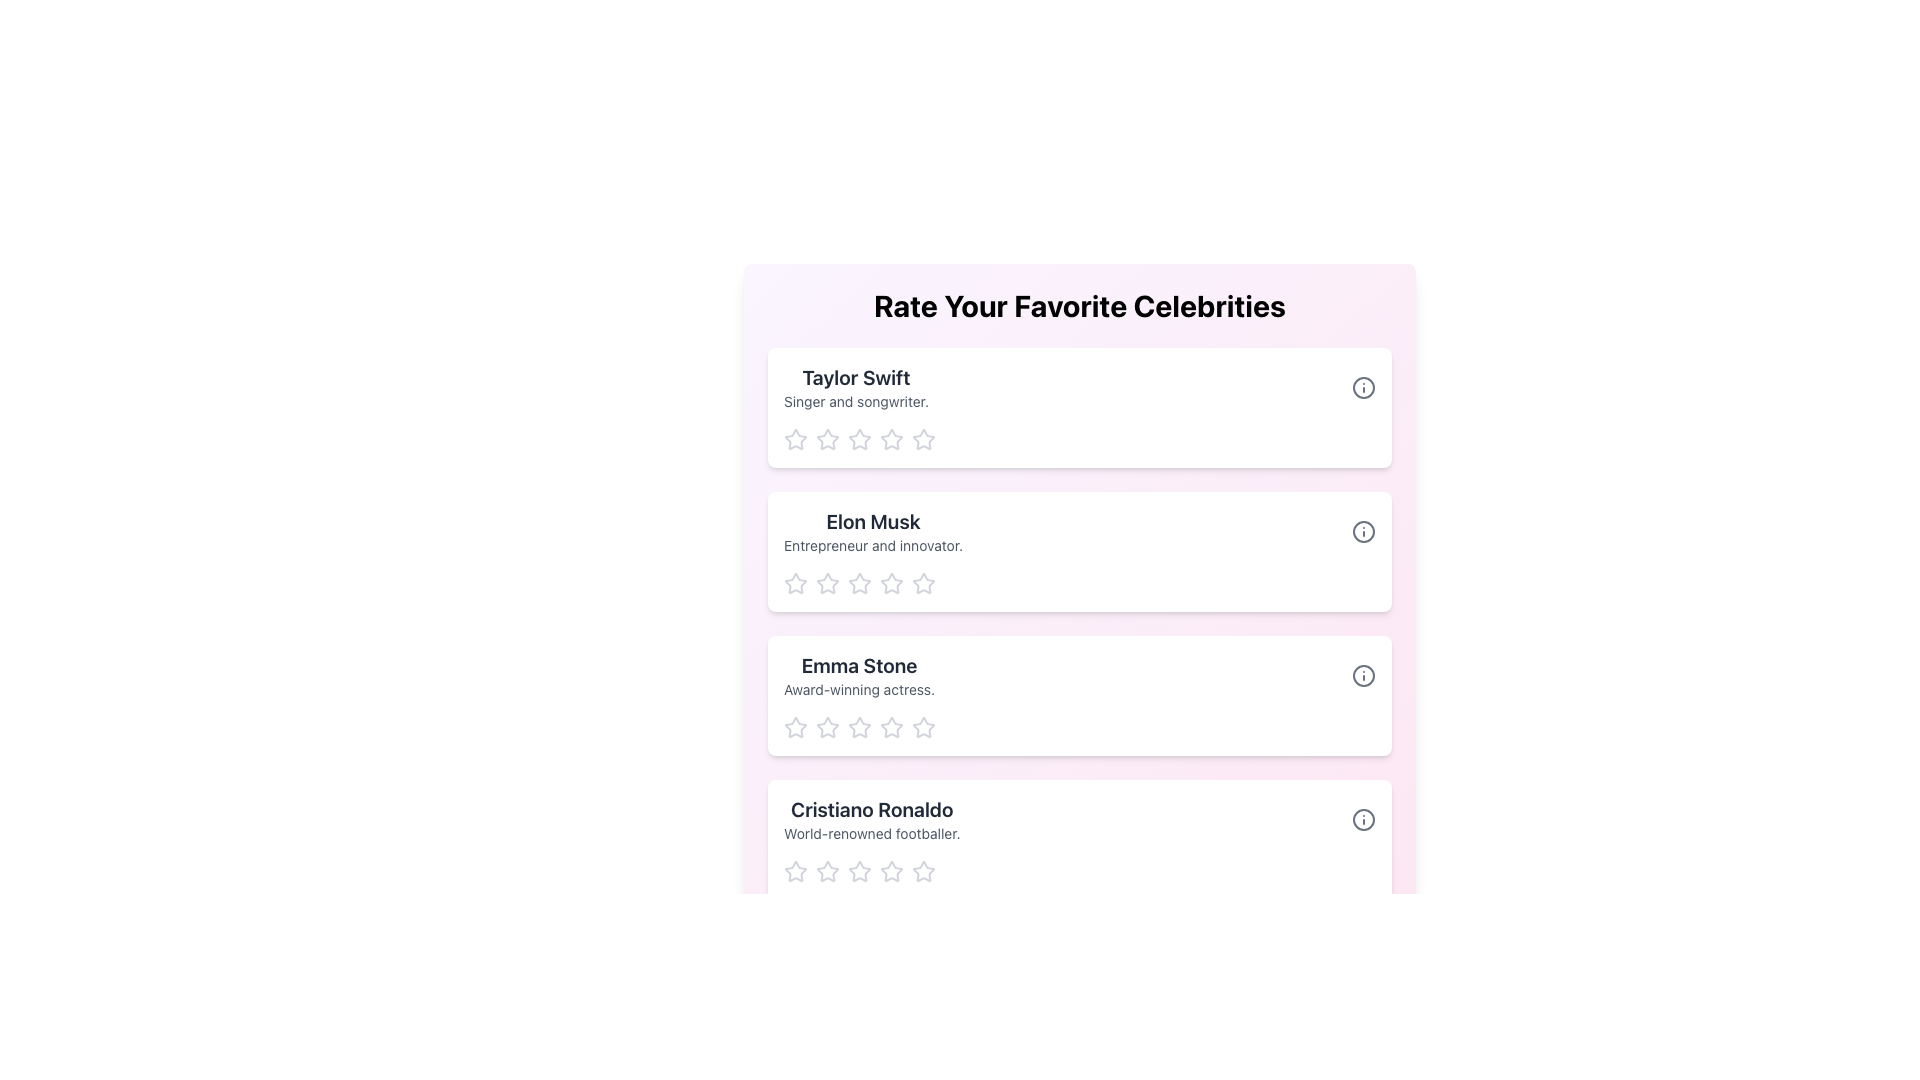  Describe the element at coordinates (923, 583) in the screenshot. I see `the third star-shaped icon in the rating row for 'Elon Musk'` at that location.